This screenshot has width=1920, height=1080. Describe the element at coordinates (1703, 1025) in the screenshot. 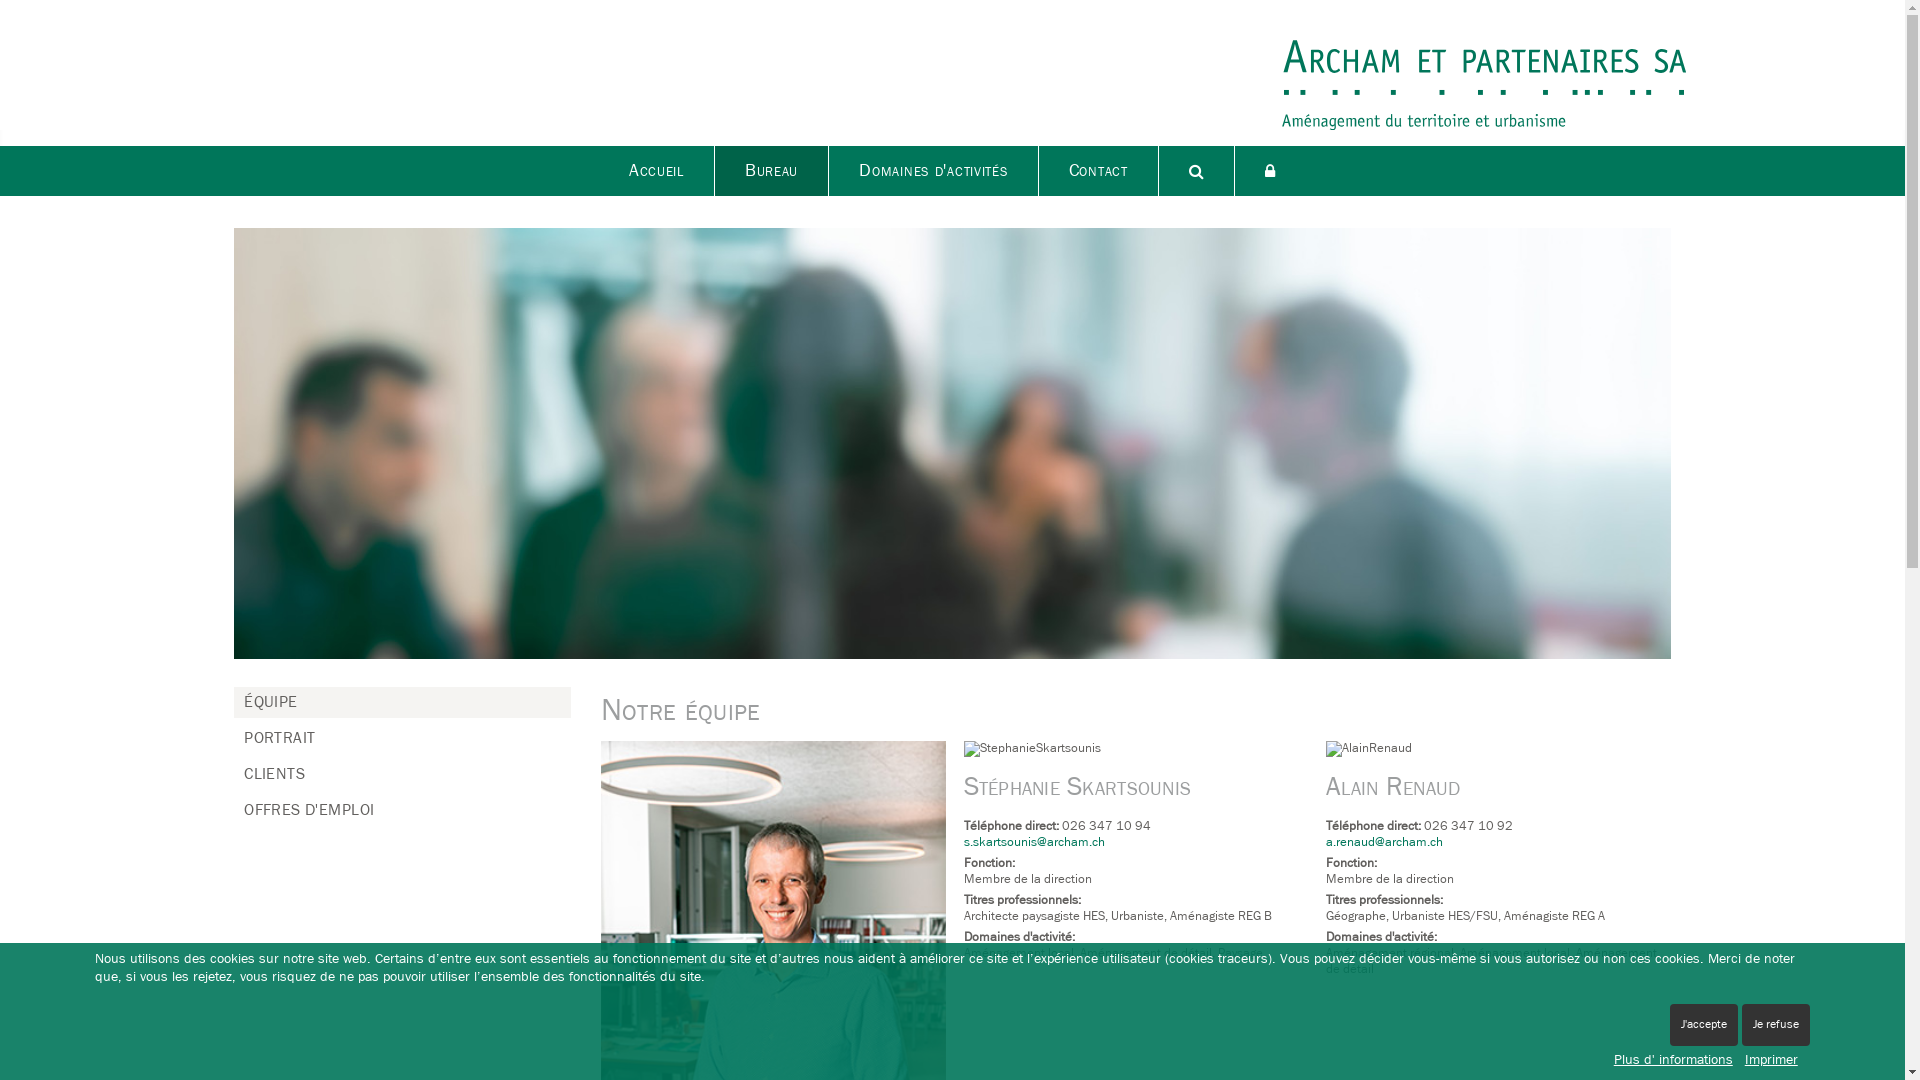

I see `'J'accepte'` at that location.